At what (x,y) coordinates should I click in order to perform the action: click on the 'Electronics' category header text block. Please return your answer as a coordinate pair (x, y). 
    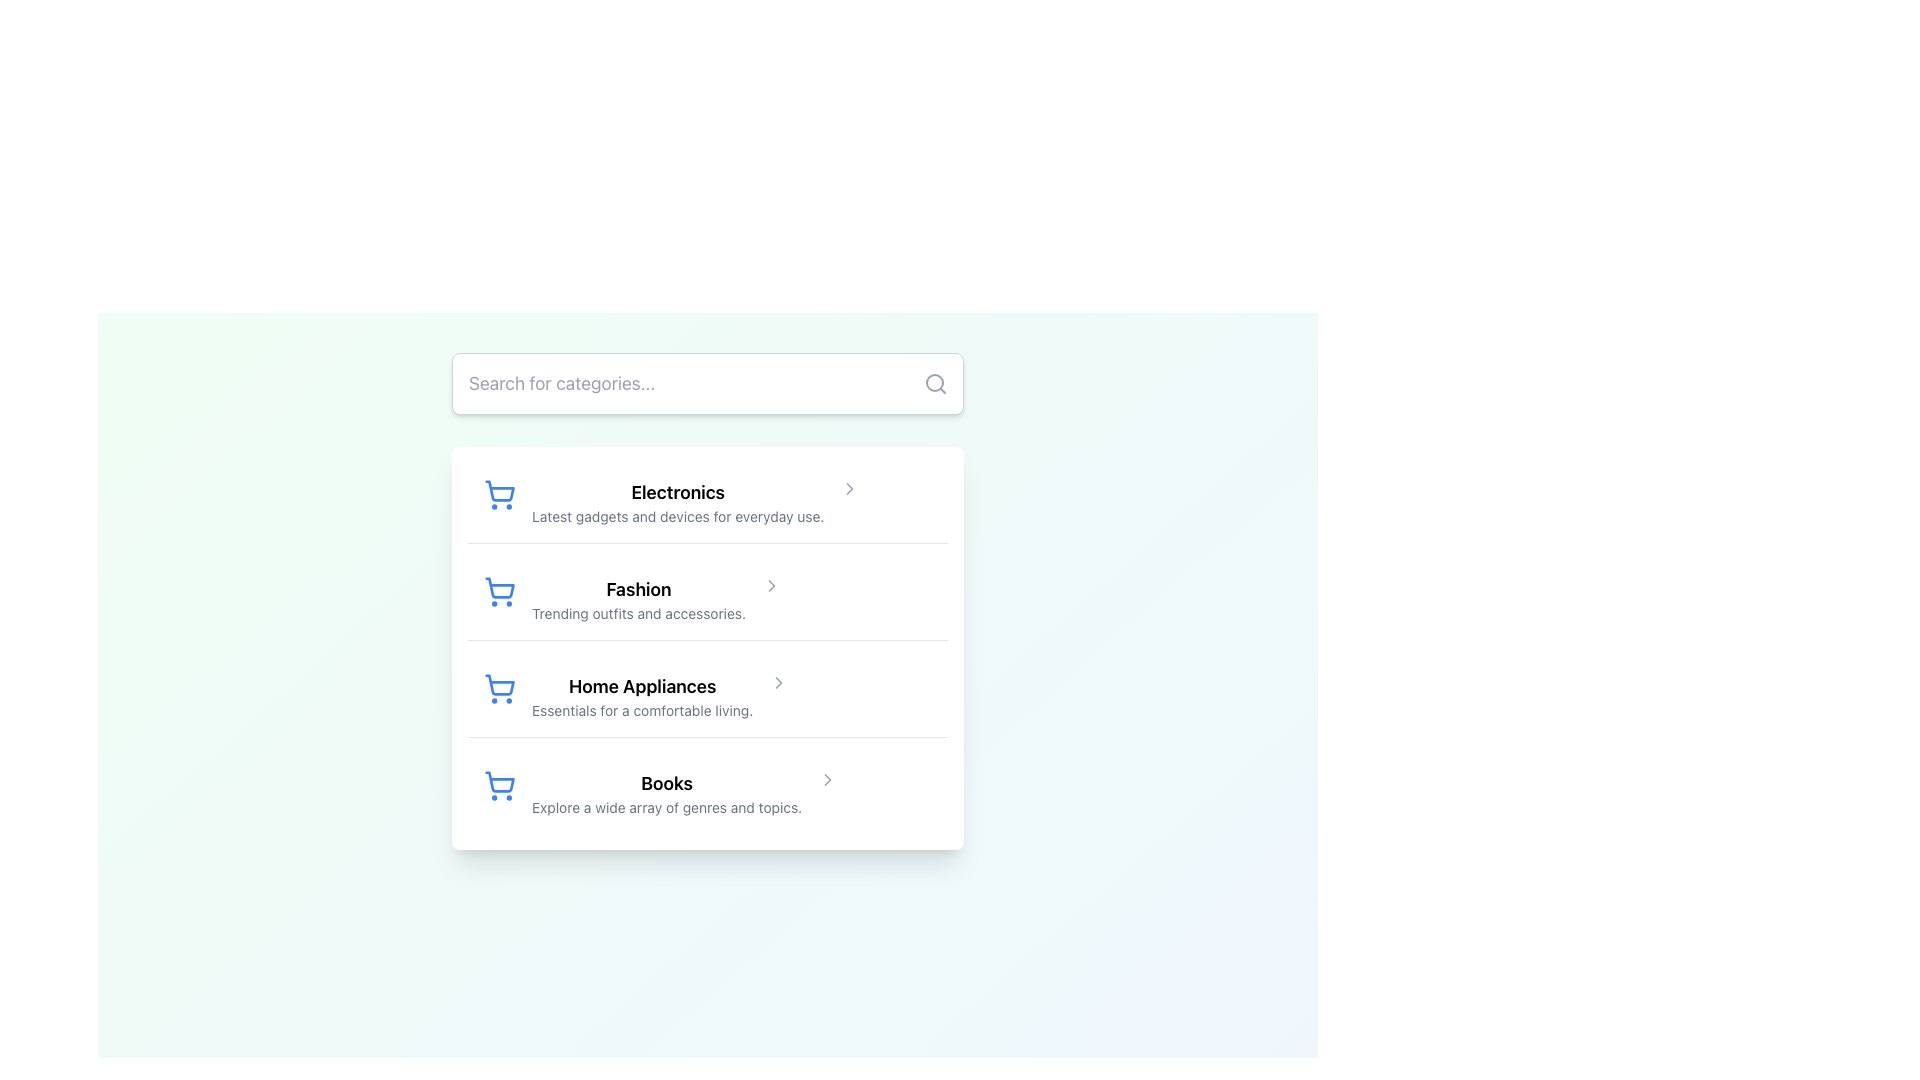
    Looking at the image, I should click on (678, 501).